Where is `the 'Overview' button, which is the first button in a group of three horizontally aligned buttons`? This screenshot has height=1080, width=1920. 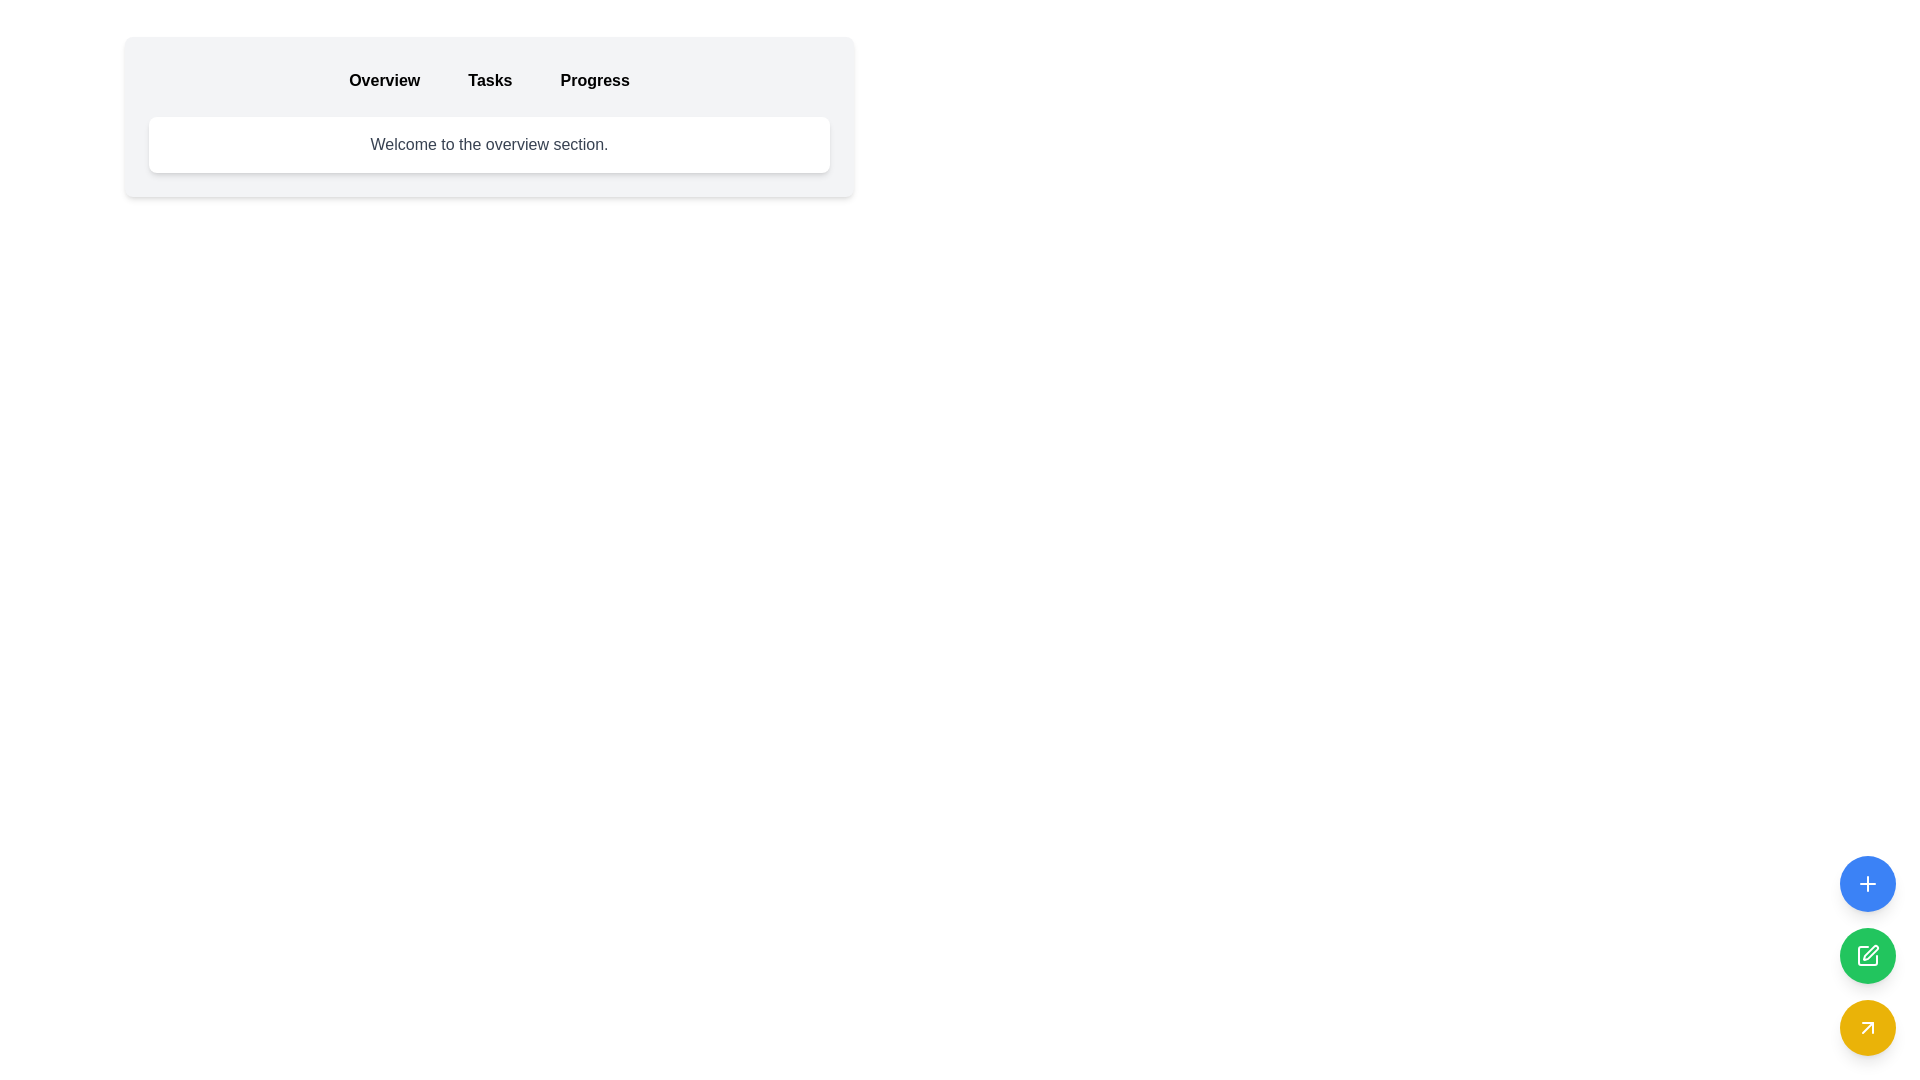
the 'Overview' button, which is the first button in a group of three horizontally aligned buttons is located at coordinates (384, 80).